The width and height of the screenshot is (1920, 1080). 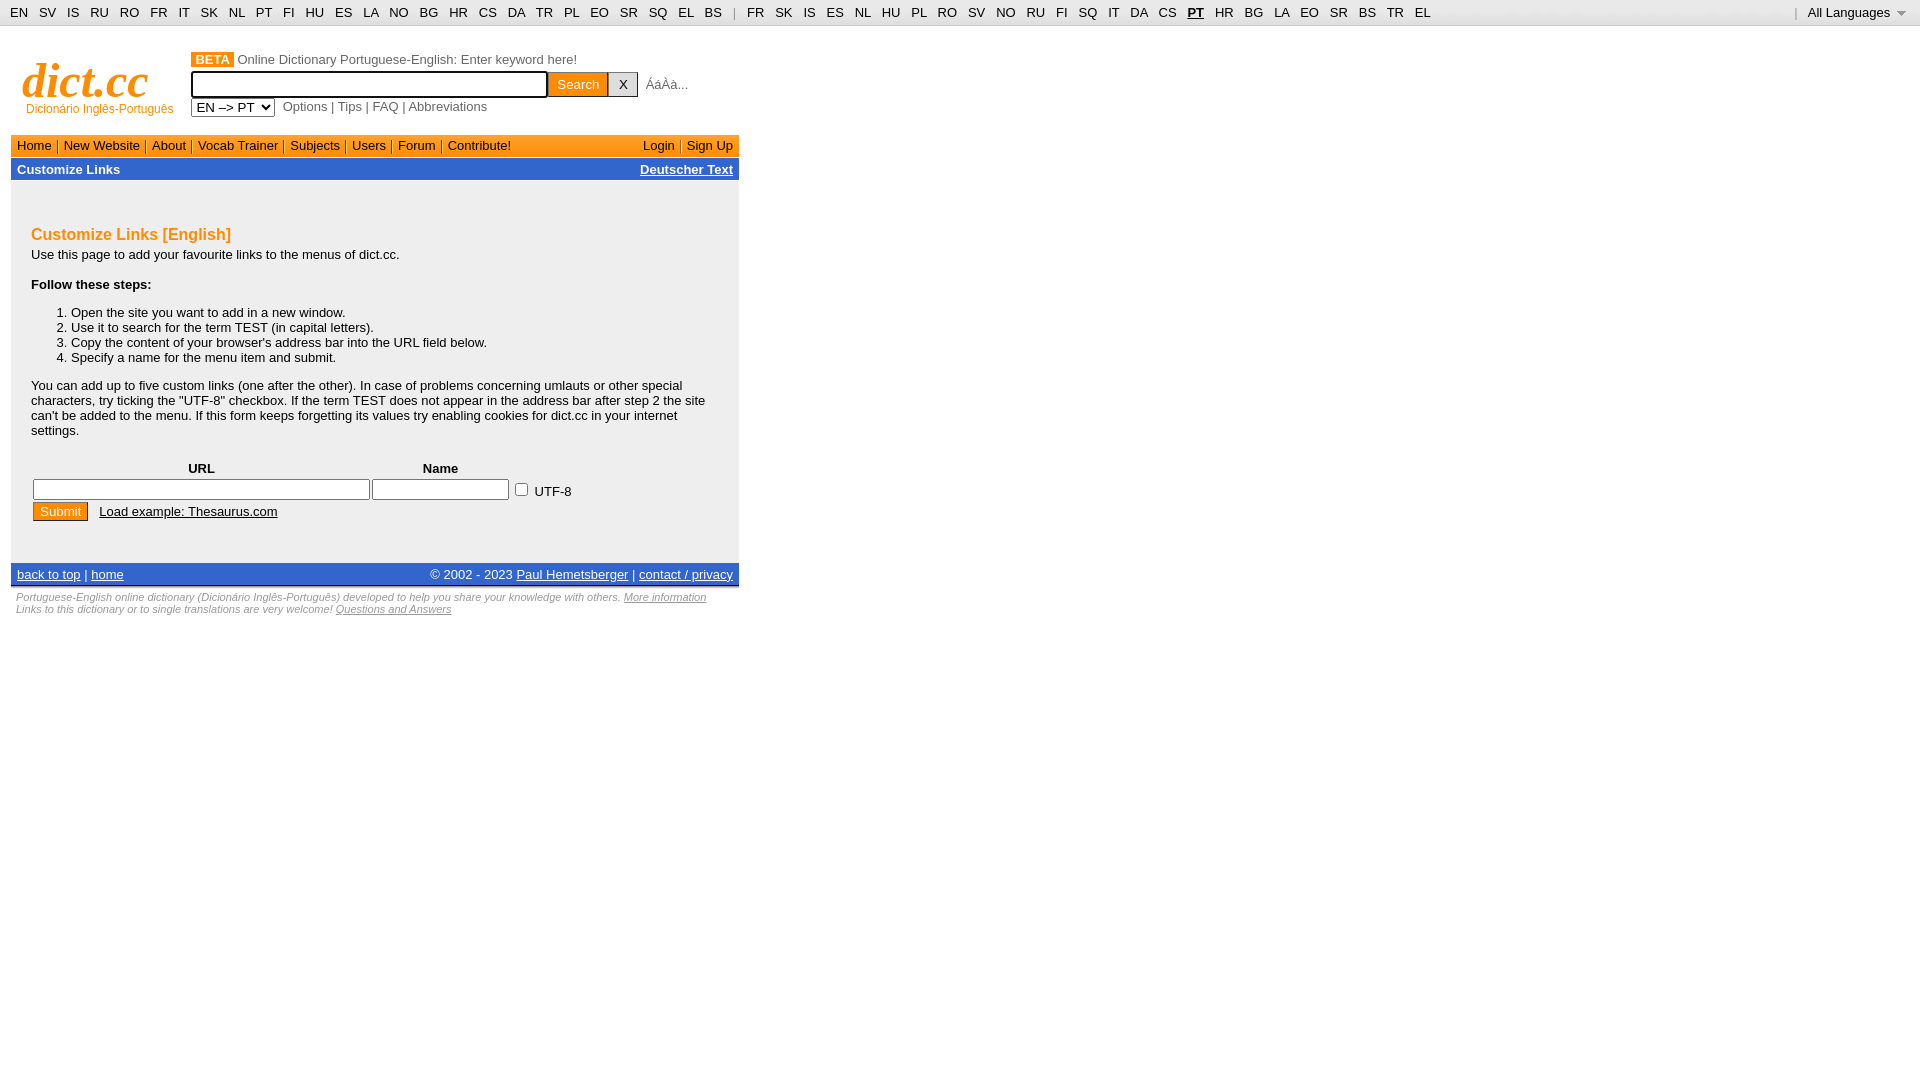 What do you see at coordinates (119, 12) in the screenshot?
I see `'RO'` at bounding box center [119, 12].